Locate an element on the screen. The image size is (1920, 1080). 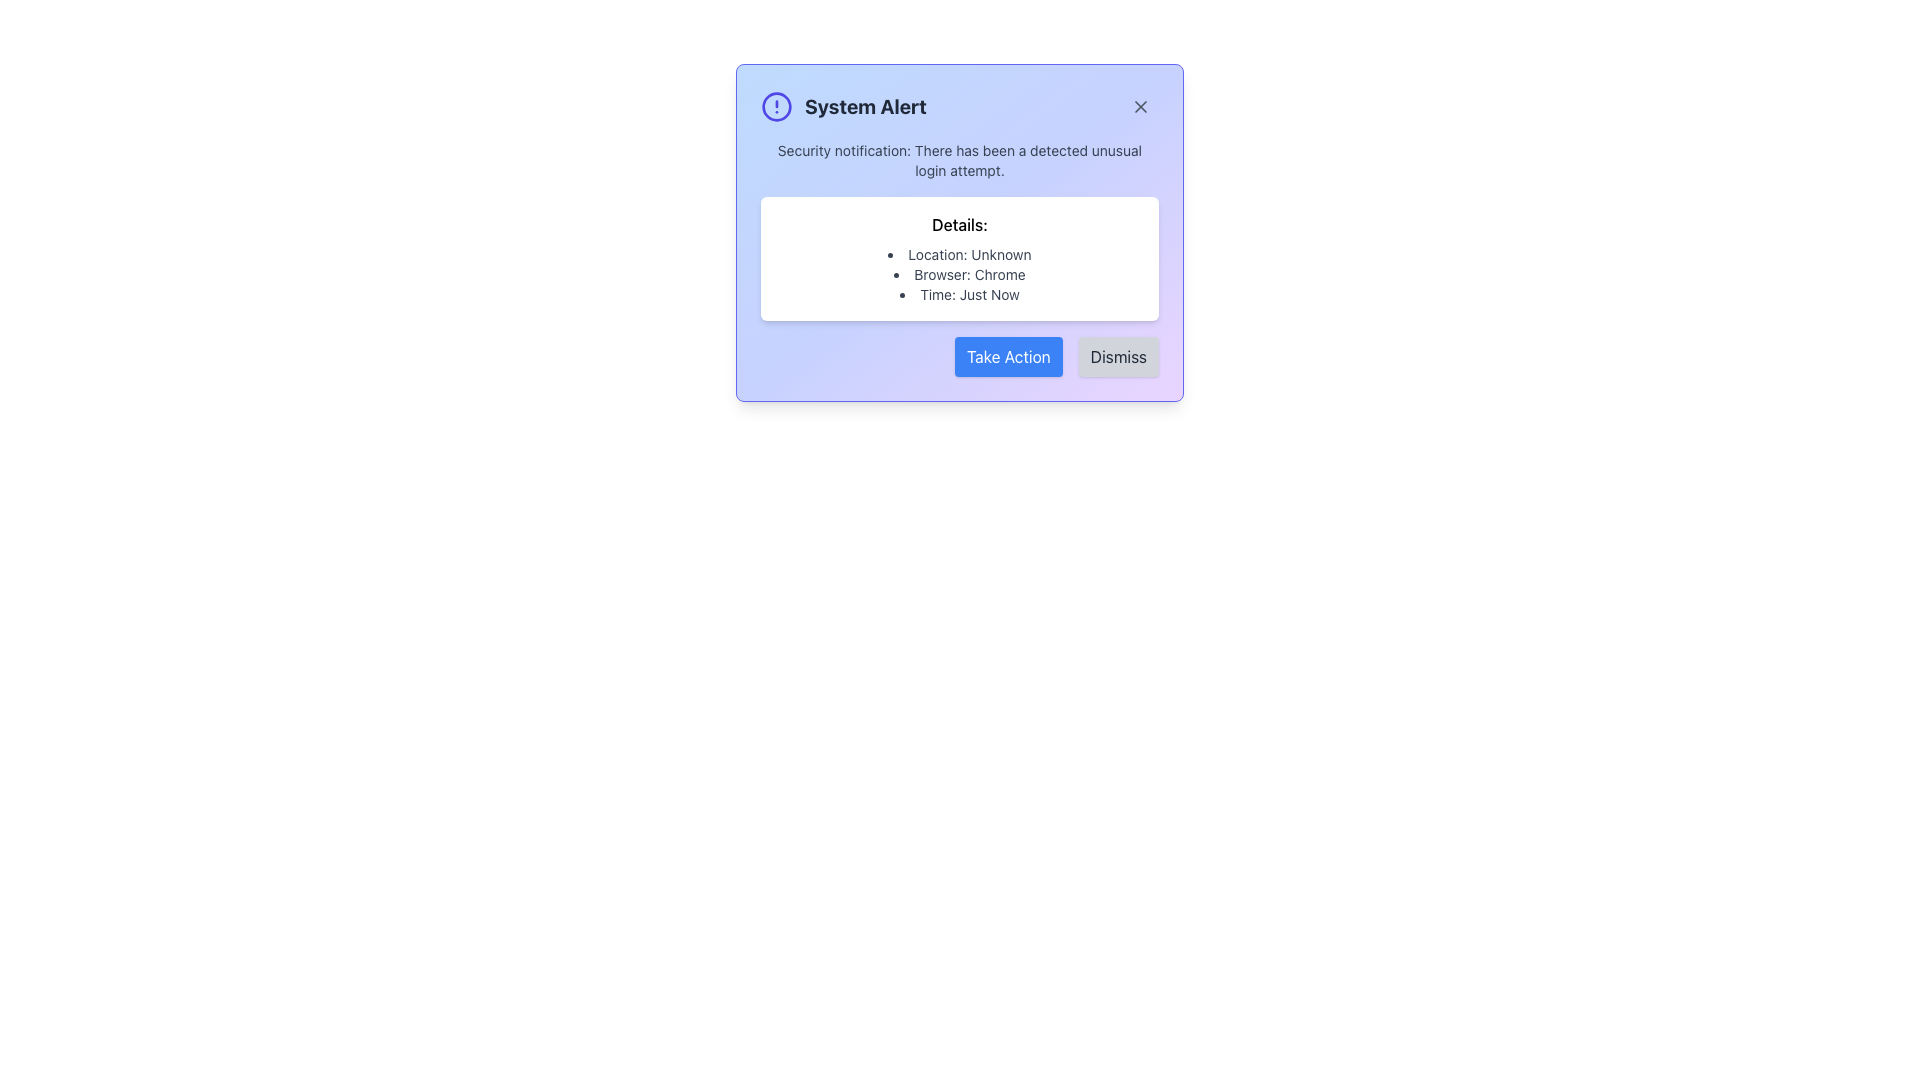
the 'System Alert' text label, which is a bold, extra-large gray font located at the top-center of the modal interface is located at coordinates (865, 107).